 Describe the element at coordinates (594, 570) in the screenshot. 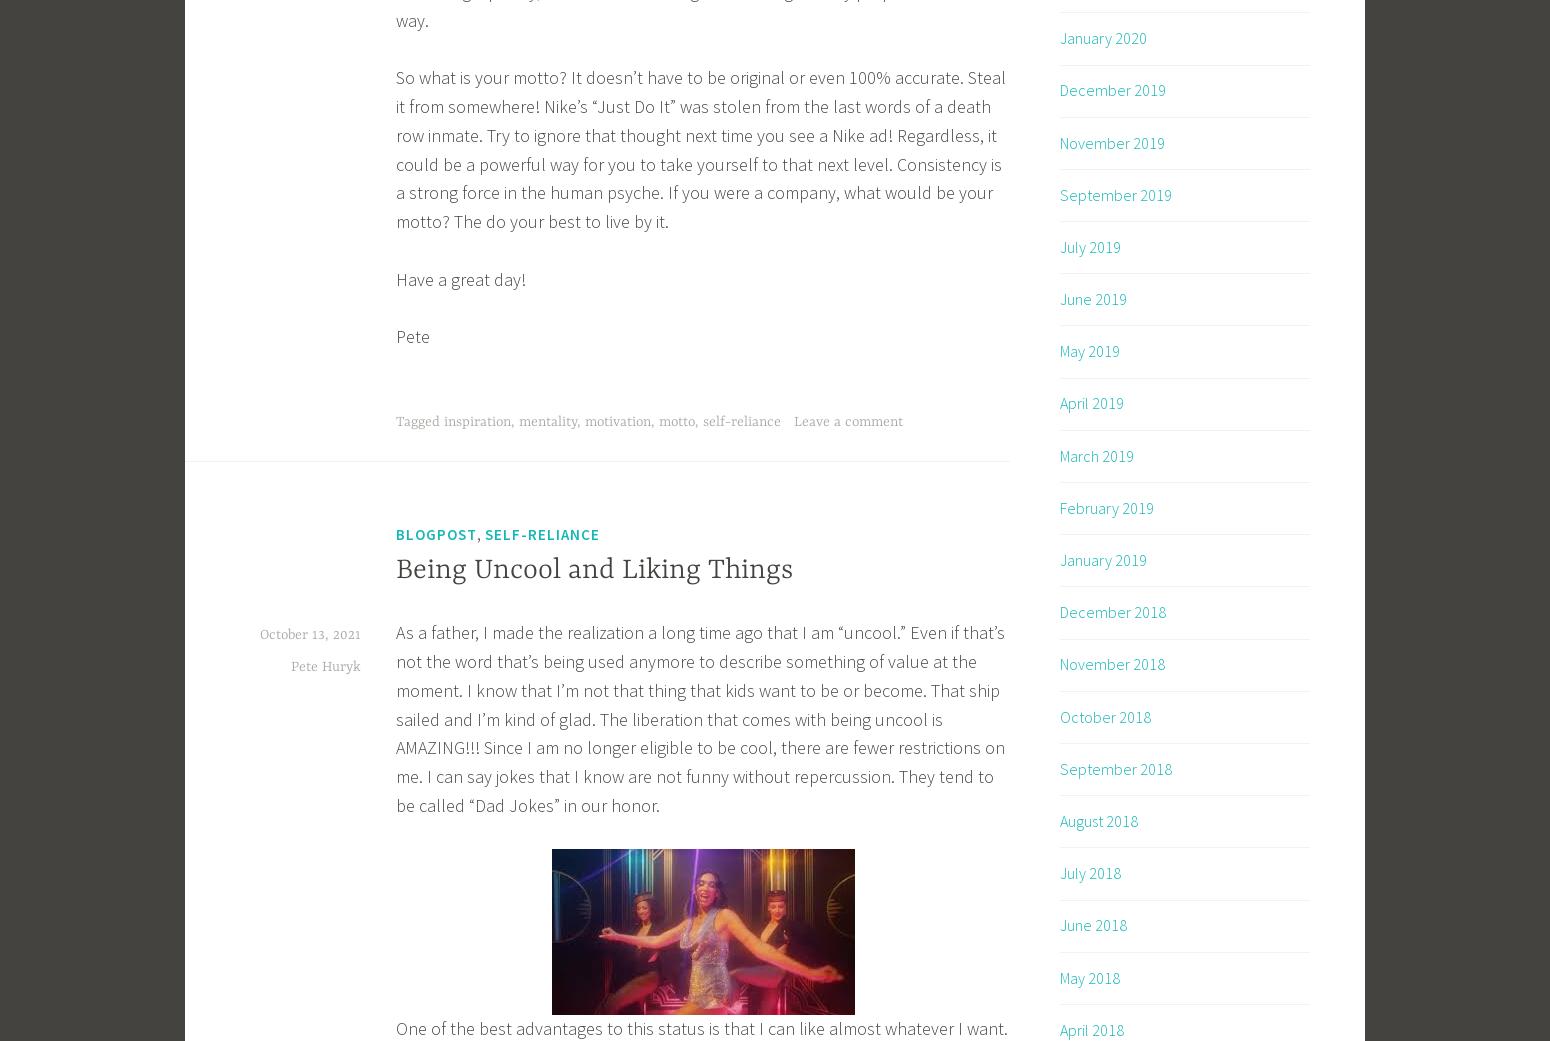

I see `'Being Uncool and Liking Things'` at that location.